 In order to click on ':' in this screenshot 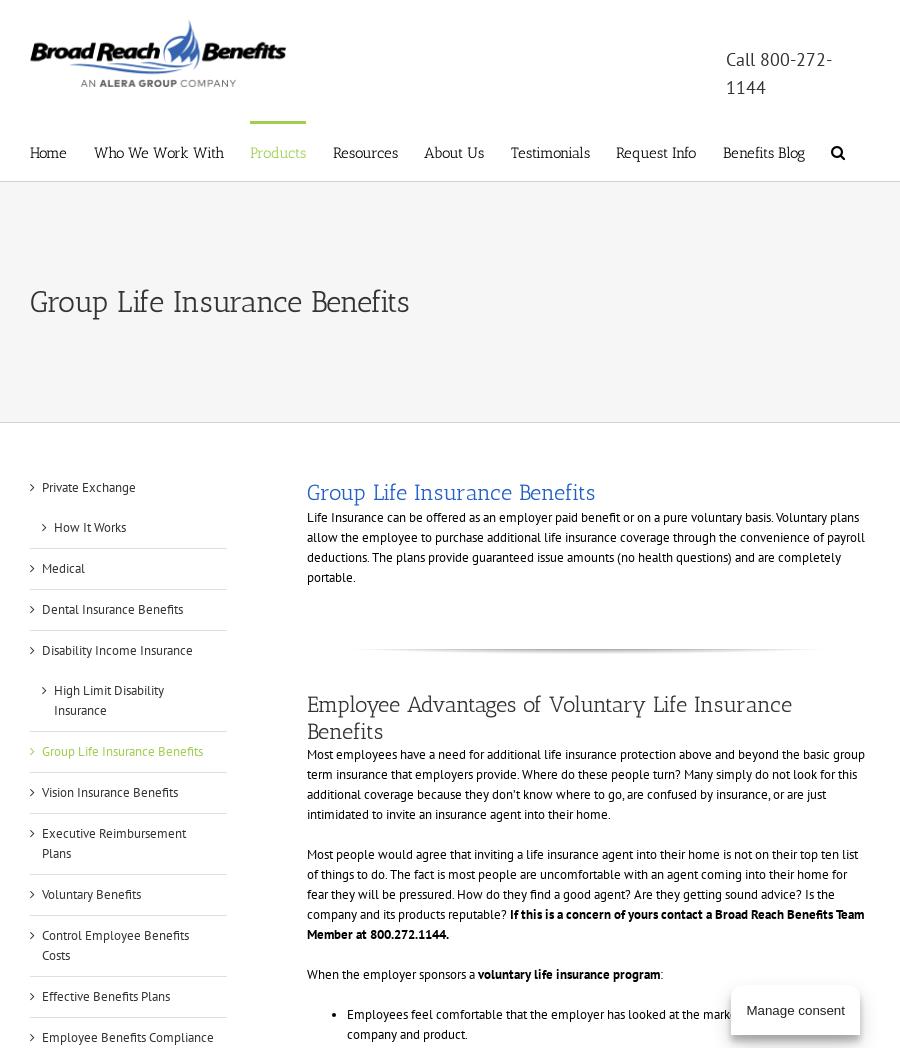, I will do `click(660, 973)`.